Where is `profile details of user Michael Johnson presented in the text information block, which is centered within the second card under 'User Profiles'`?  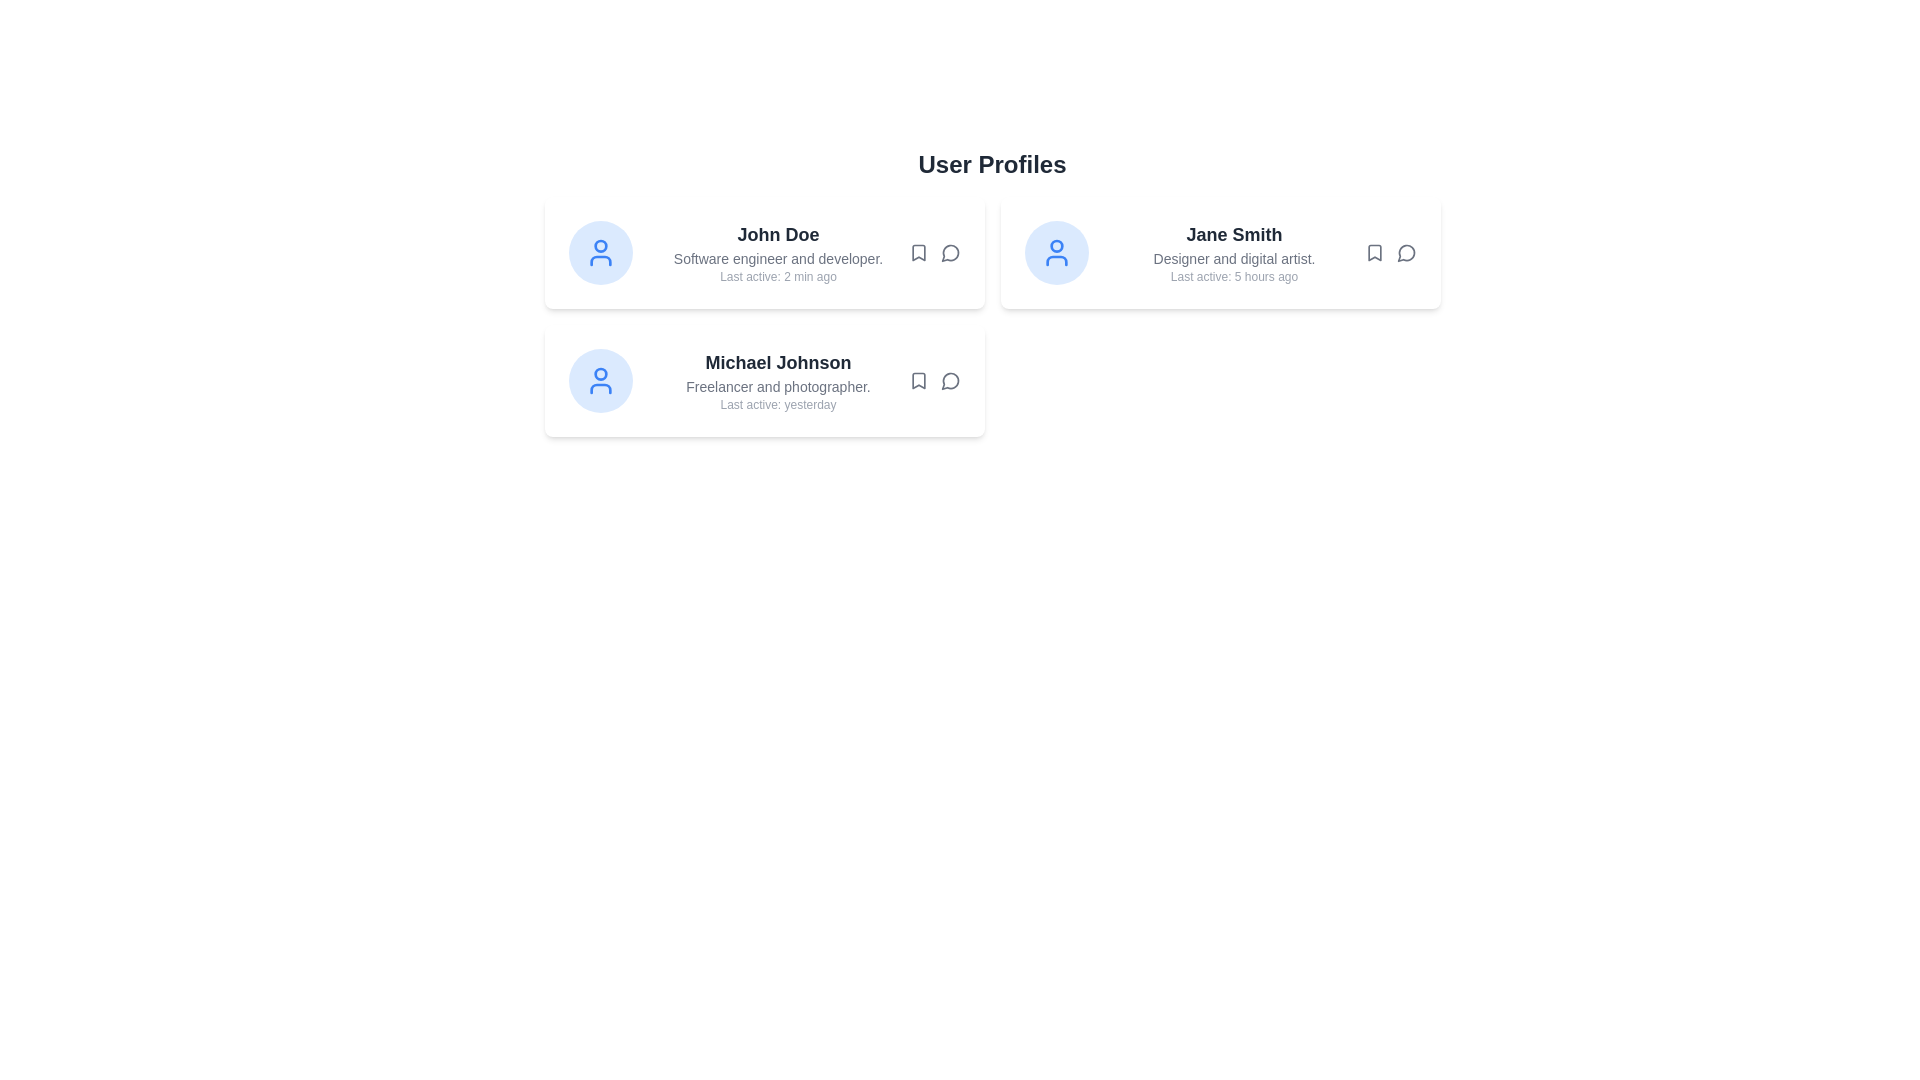 profile details of user Michael Johnson presented in the text information block, which is centered within the second card under 'User Profiles' is located at coordinates (777, 381).